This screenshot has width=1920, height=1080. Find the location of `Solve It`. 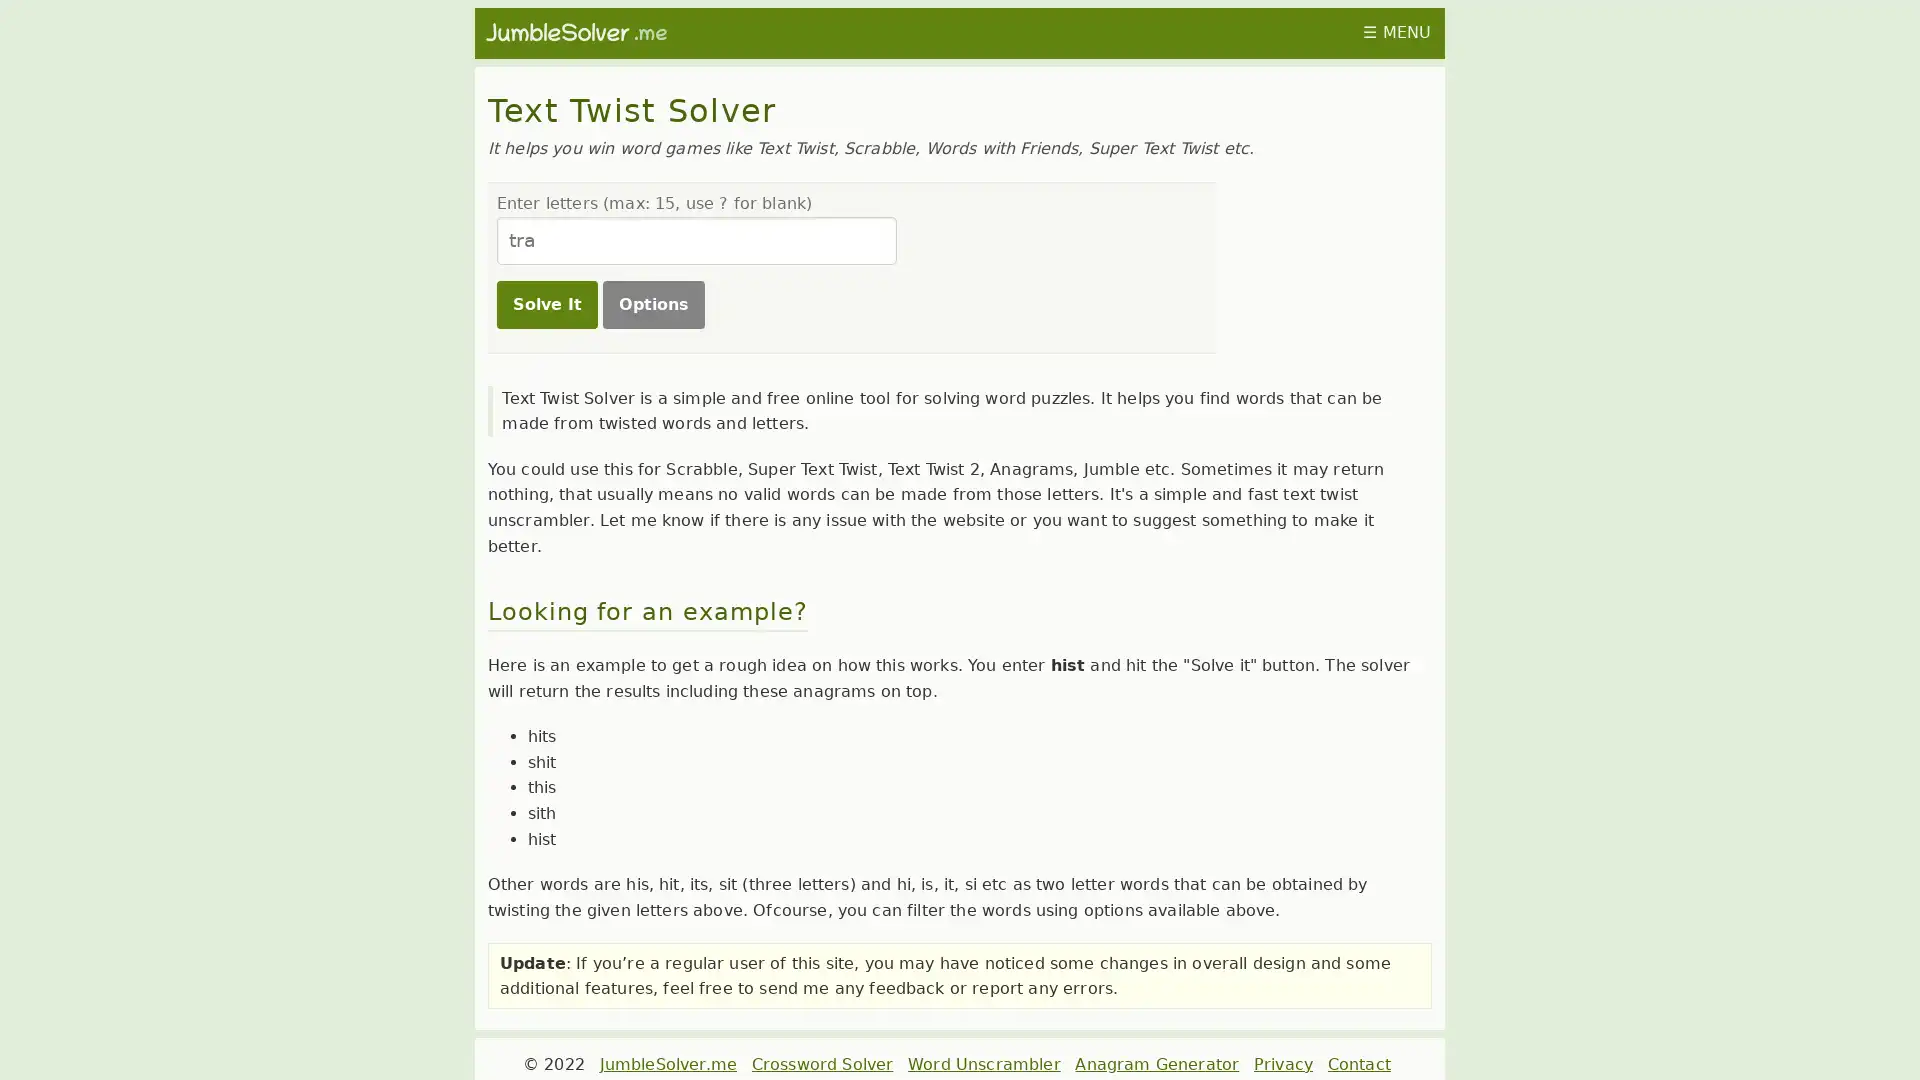

Solve It is located at coordinates (546, 304).